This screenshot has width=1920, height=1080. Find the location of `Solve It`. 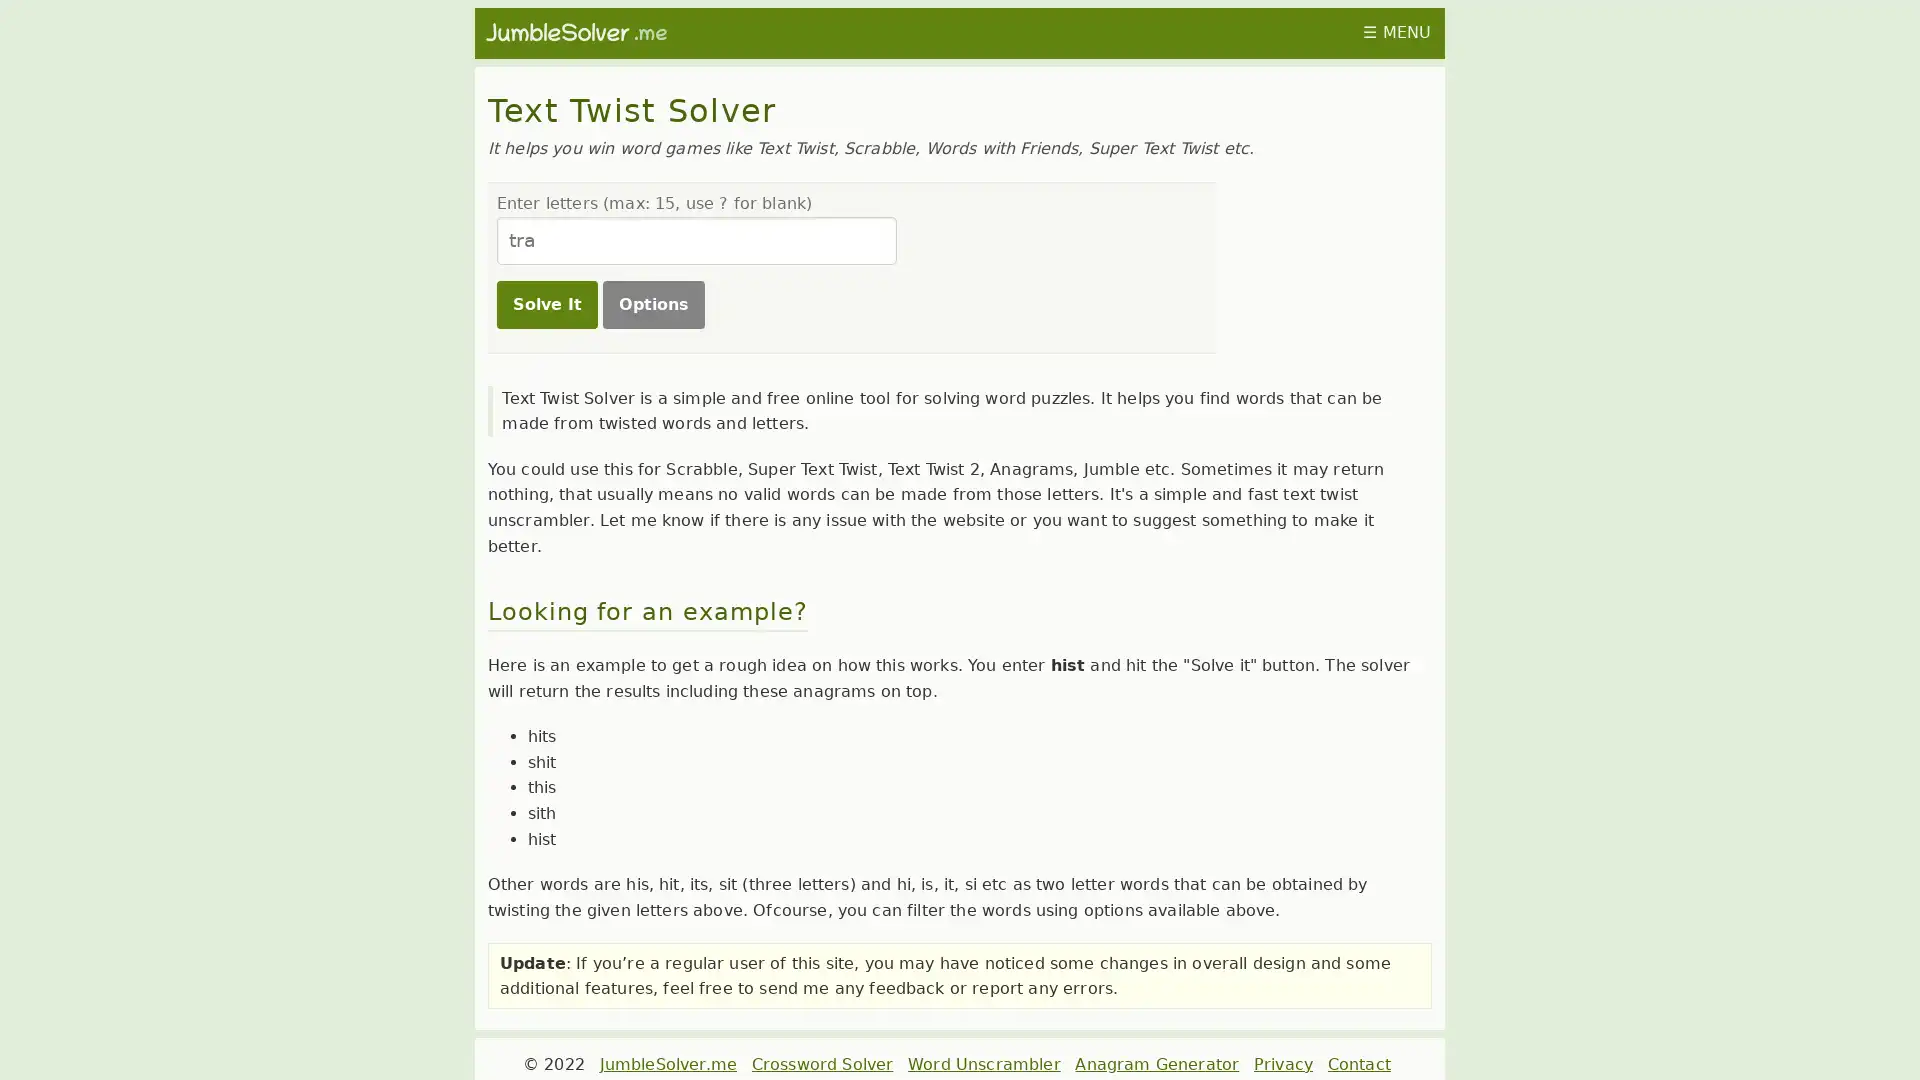

Solve It is located at coordinates (546, 304).